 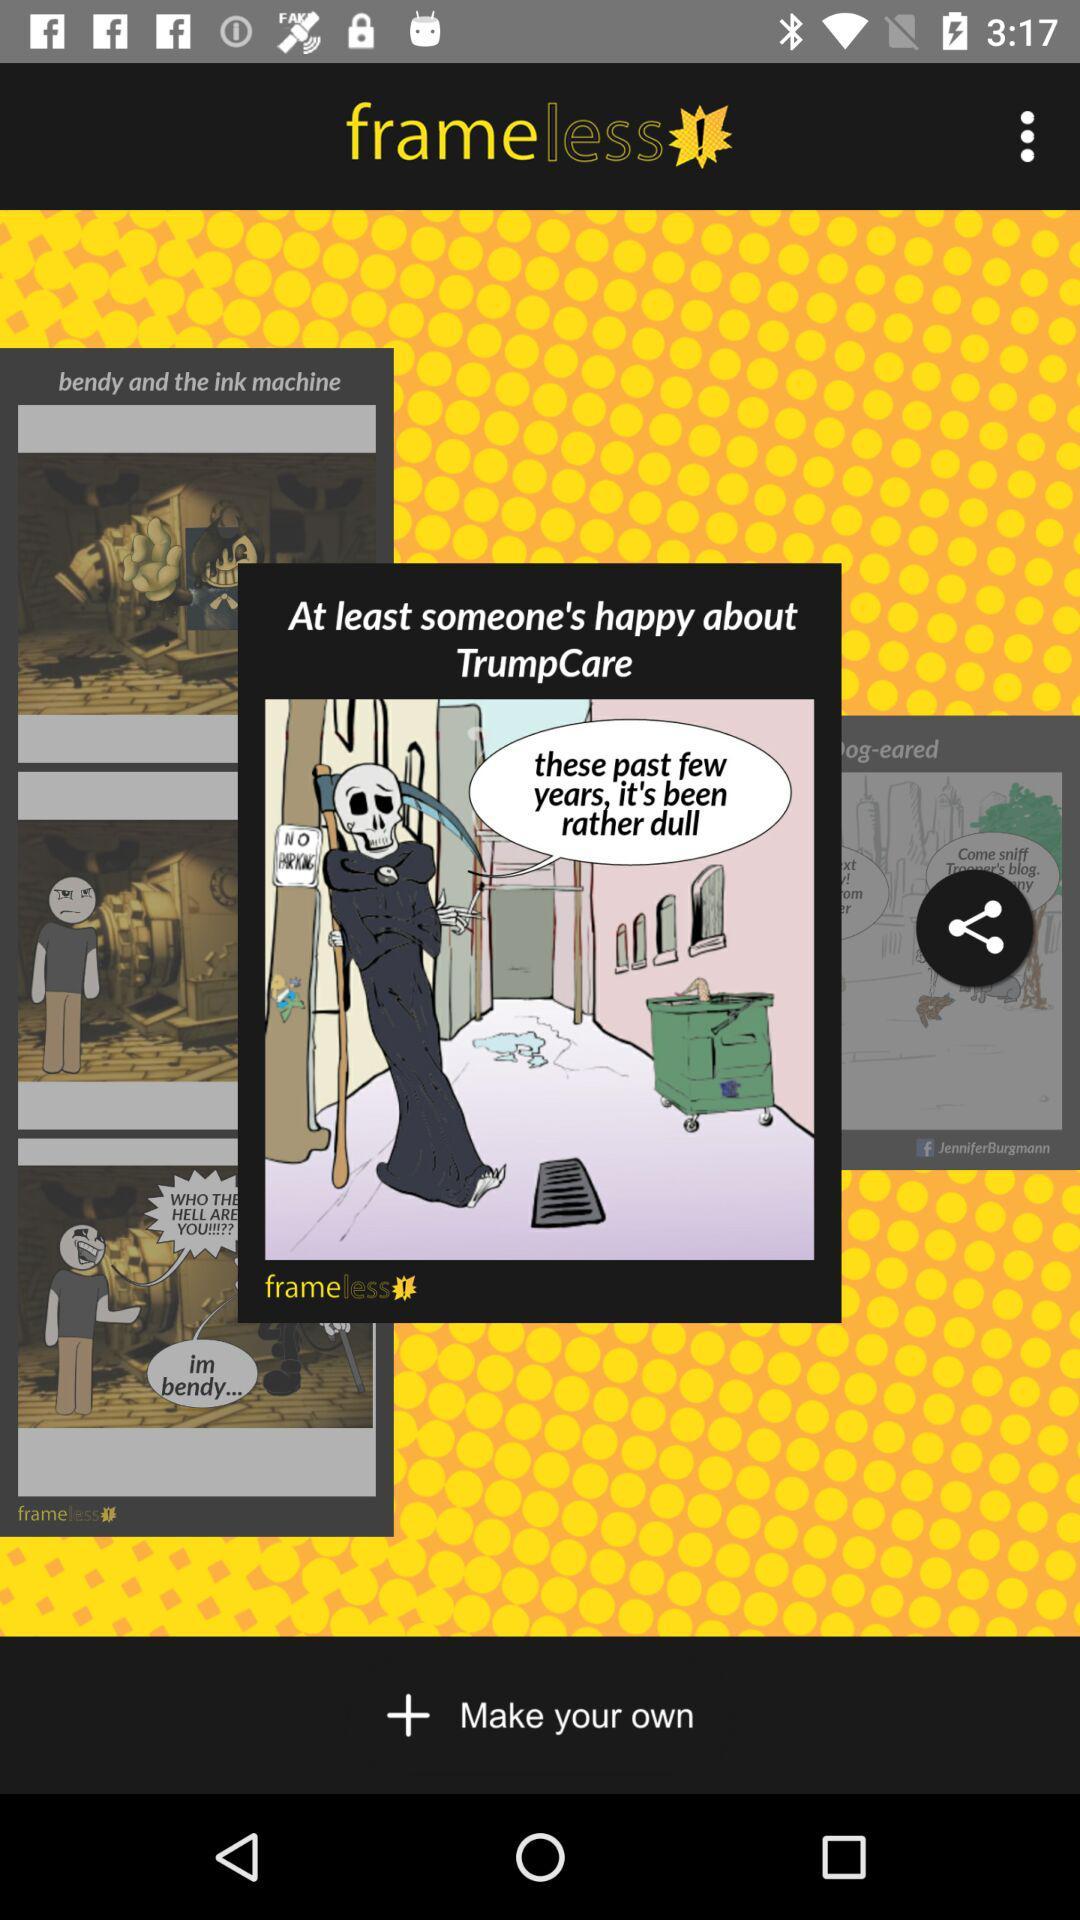 What do you see at coordinates (973, 927) in the screenshot?
I see `share` at bounding box center [973, 927].